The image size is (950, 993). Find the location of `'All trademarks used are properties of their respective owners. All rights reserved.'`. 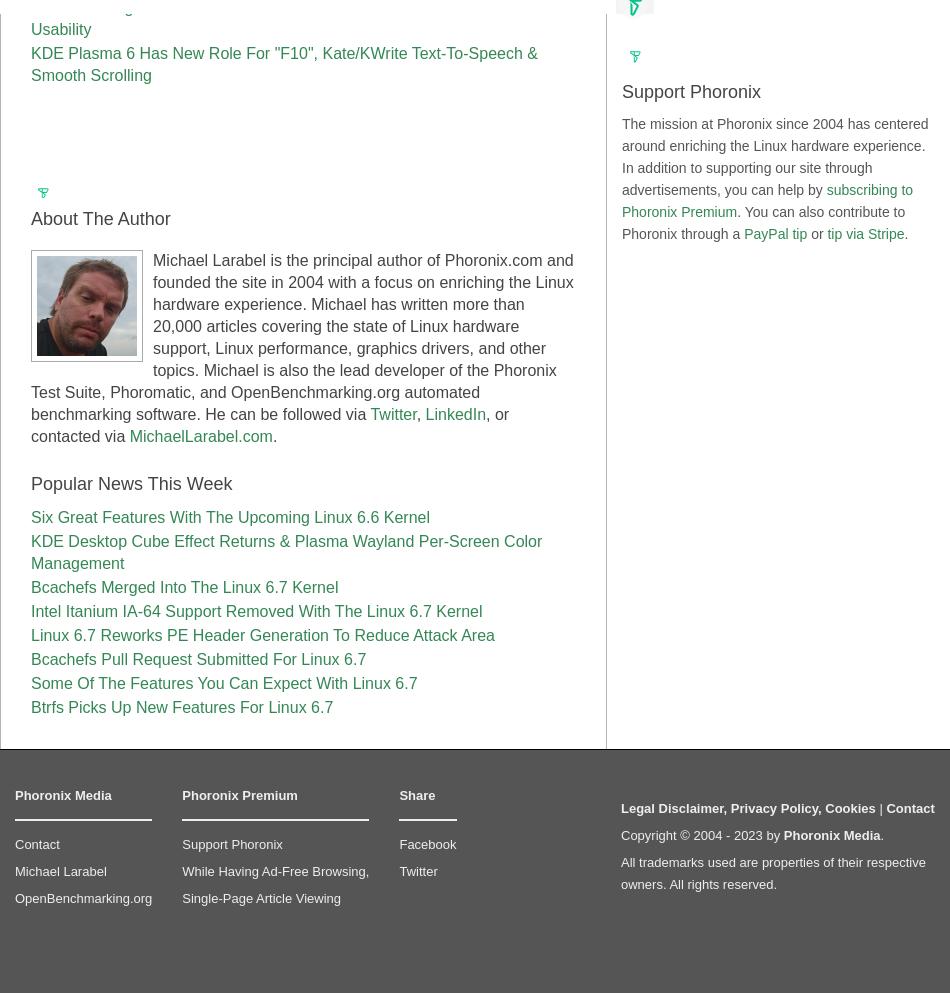

'All trademarks used are properties of their respective owners. All rights reserved.' is located at coordinates (772, 872).